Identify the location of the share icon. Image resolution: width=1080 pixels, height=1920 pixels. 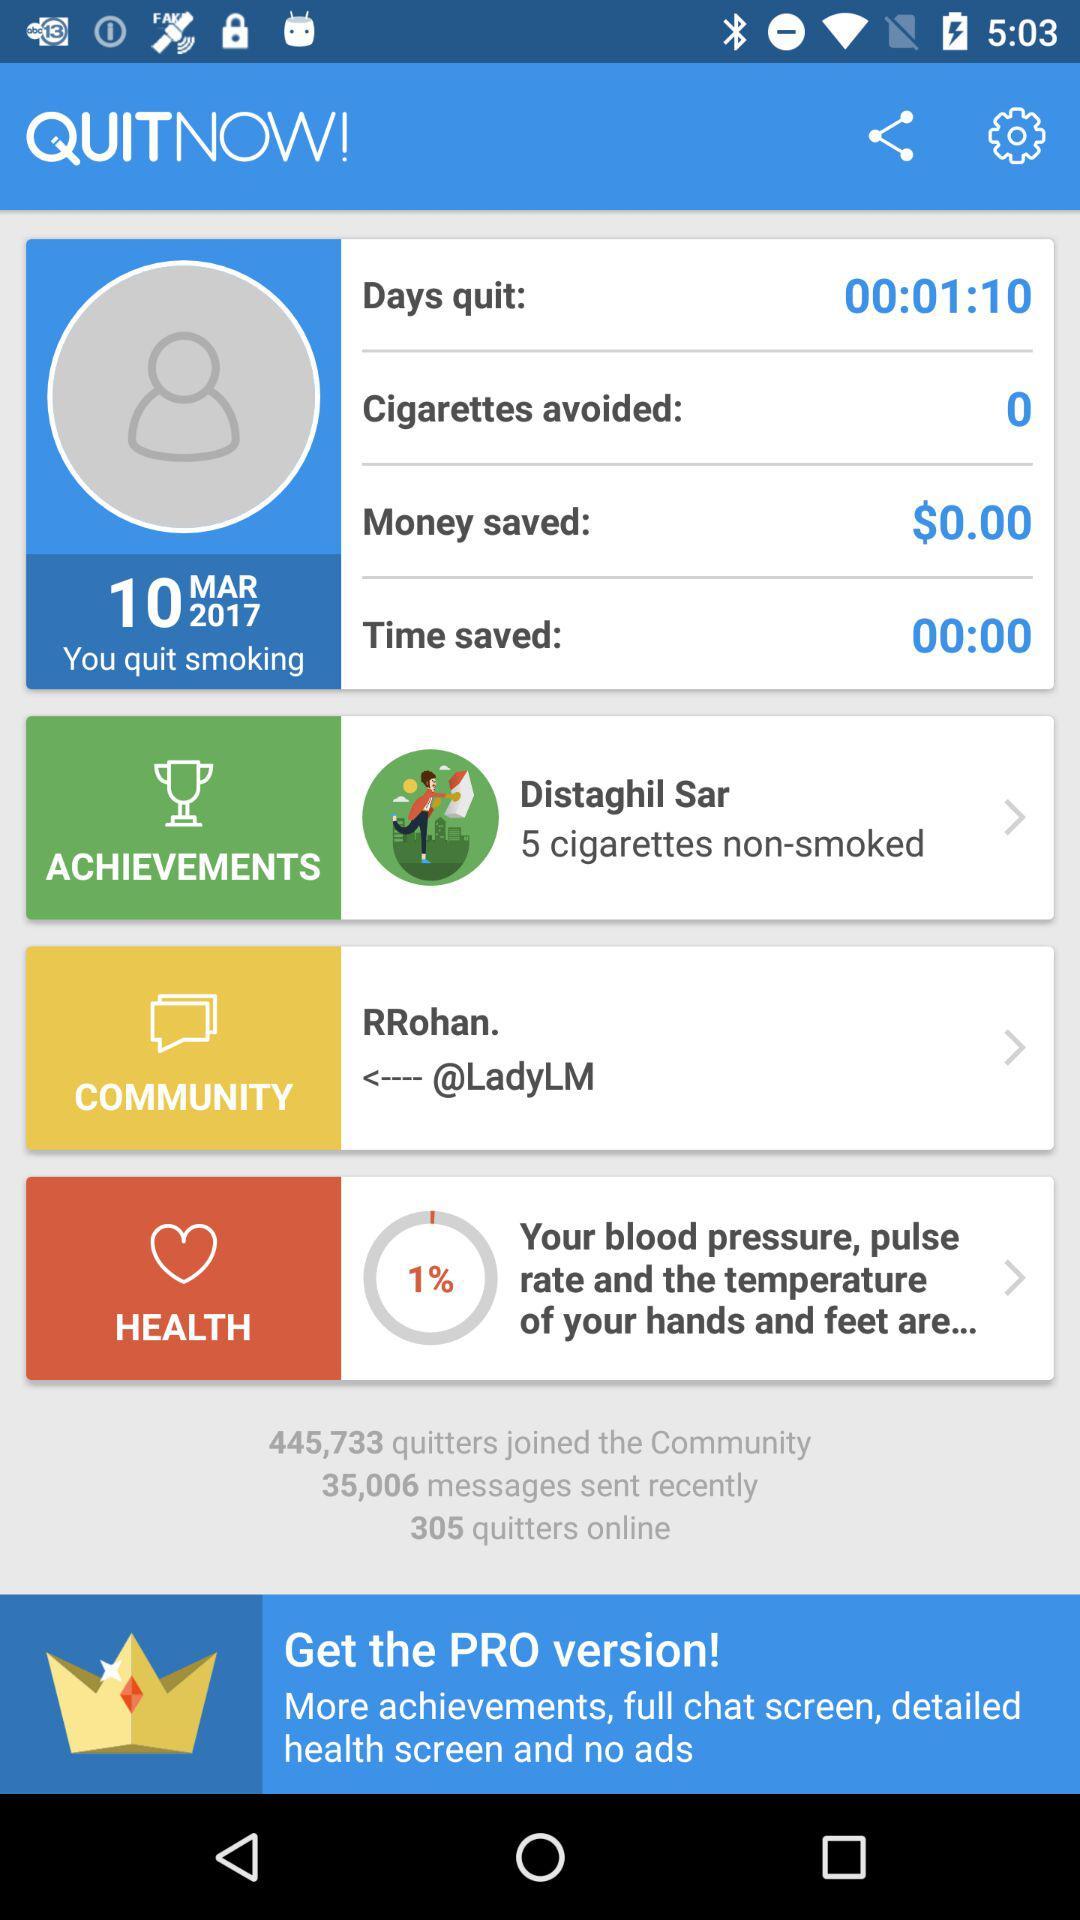
(890, 135).